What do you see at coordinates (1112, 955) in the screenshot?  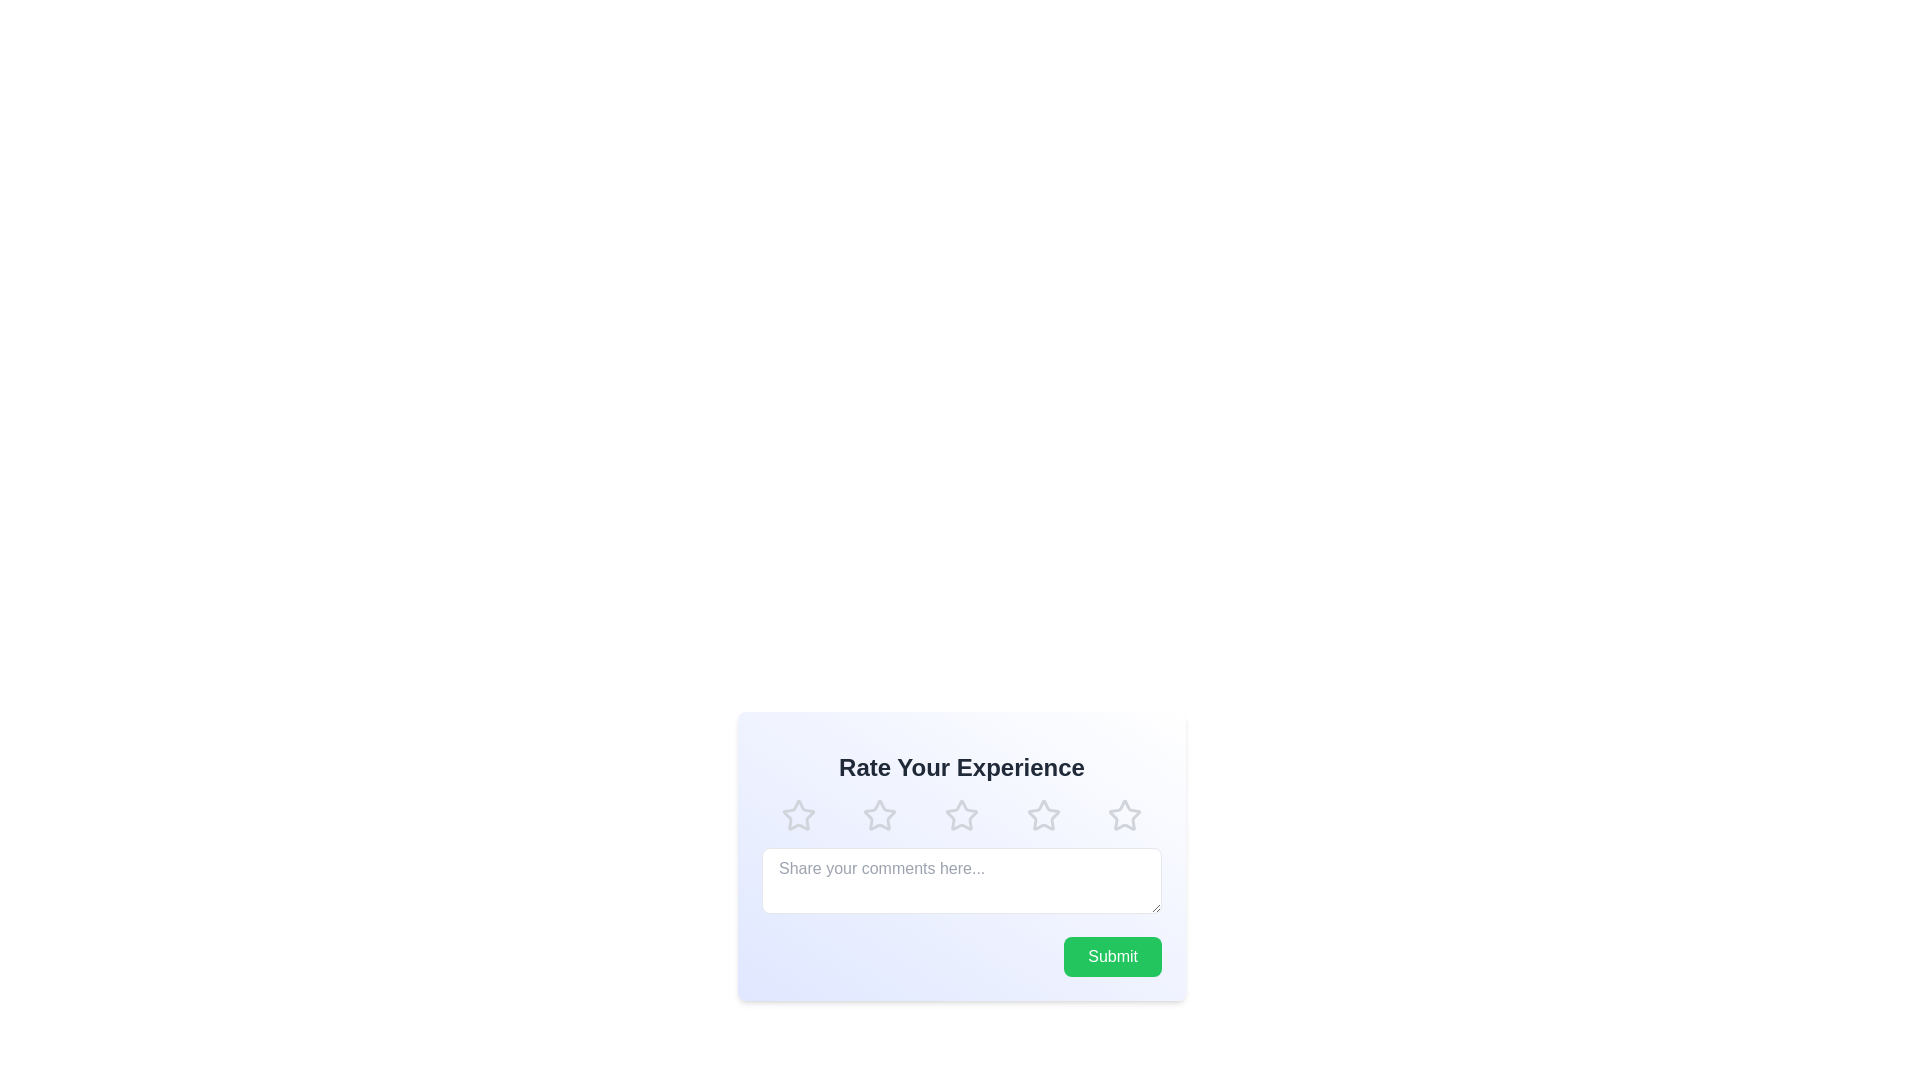 I see `the submit button to finalize the input` at bounding box center [1112, 955].